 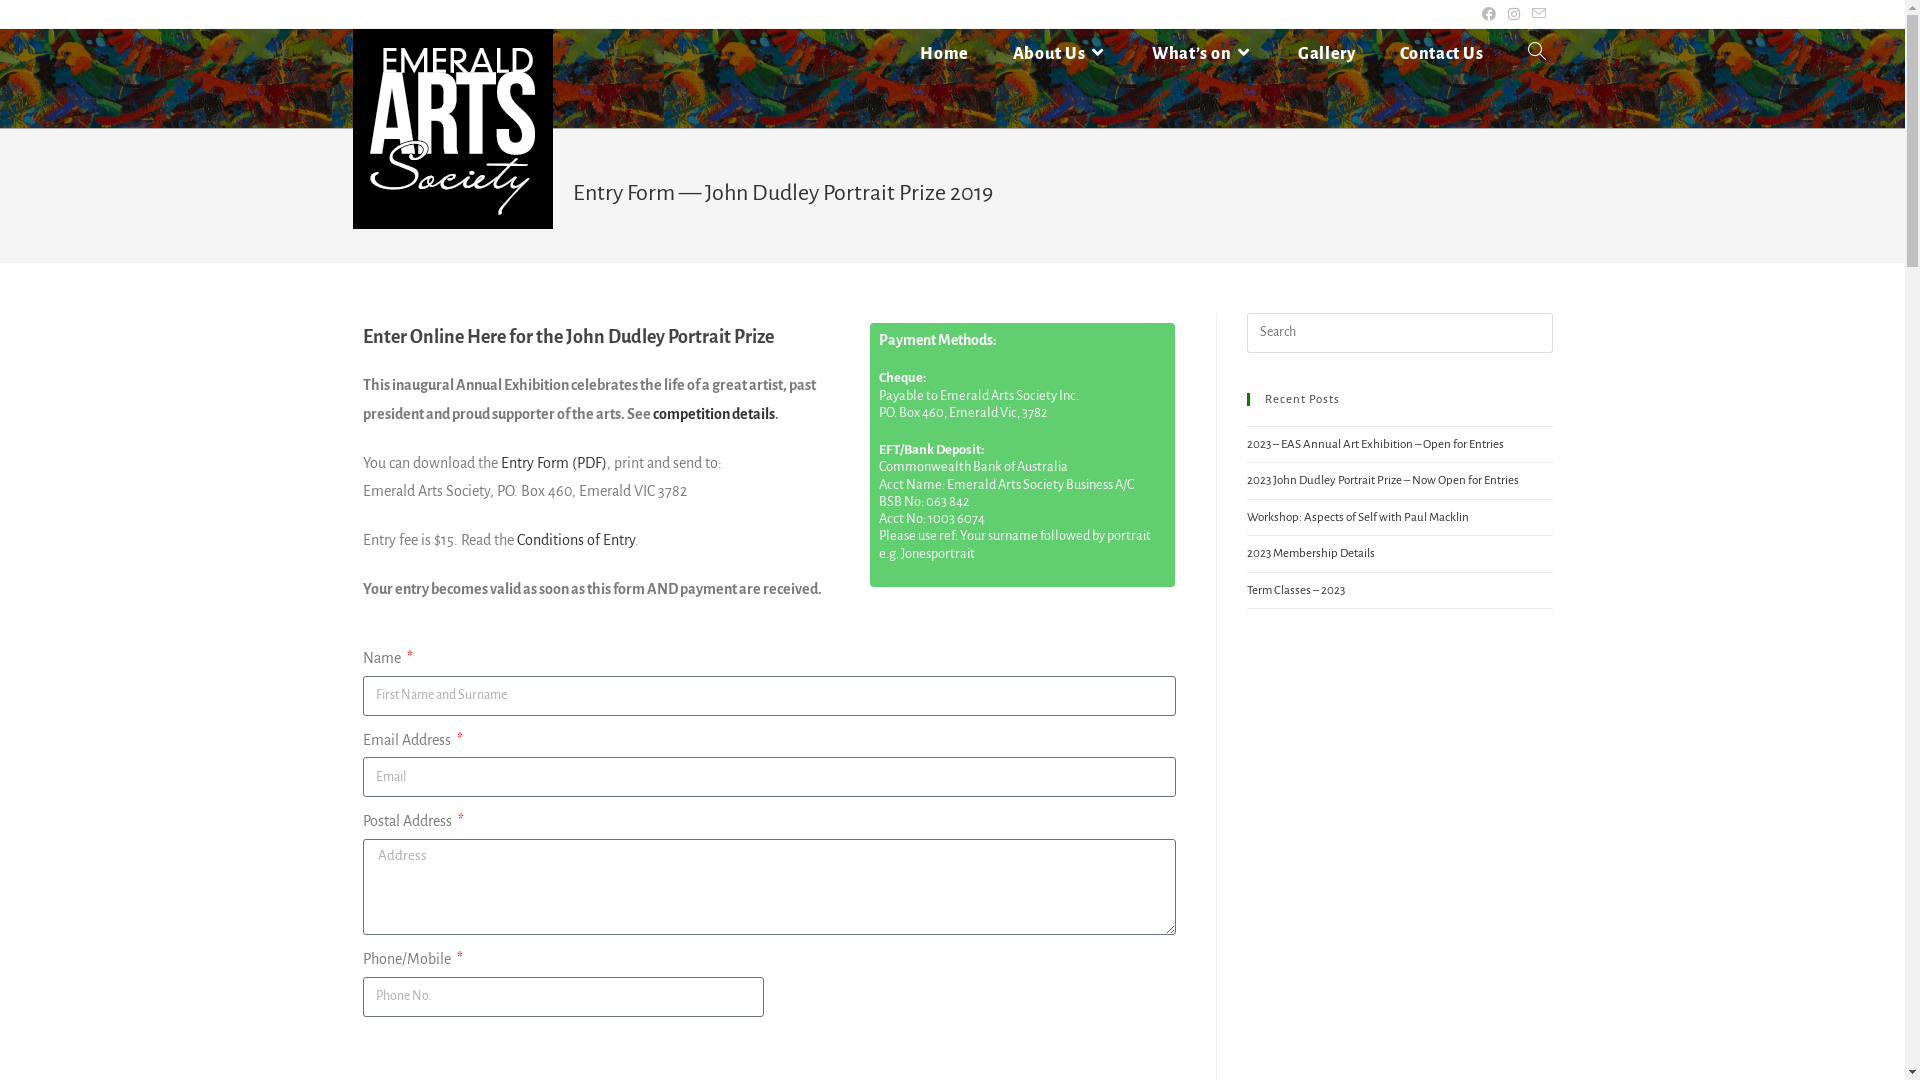 I want to click on 'Entry Form (PDF)', so click(x=552, y=462).